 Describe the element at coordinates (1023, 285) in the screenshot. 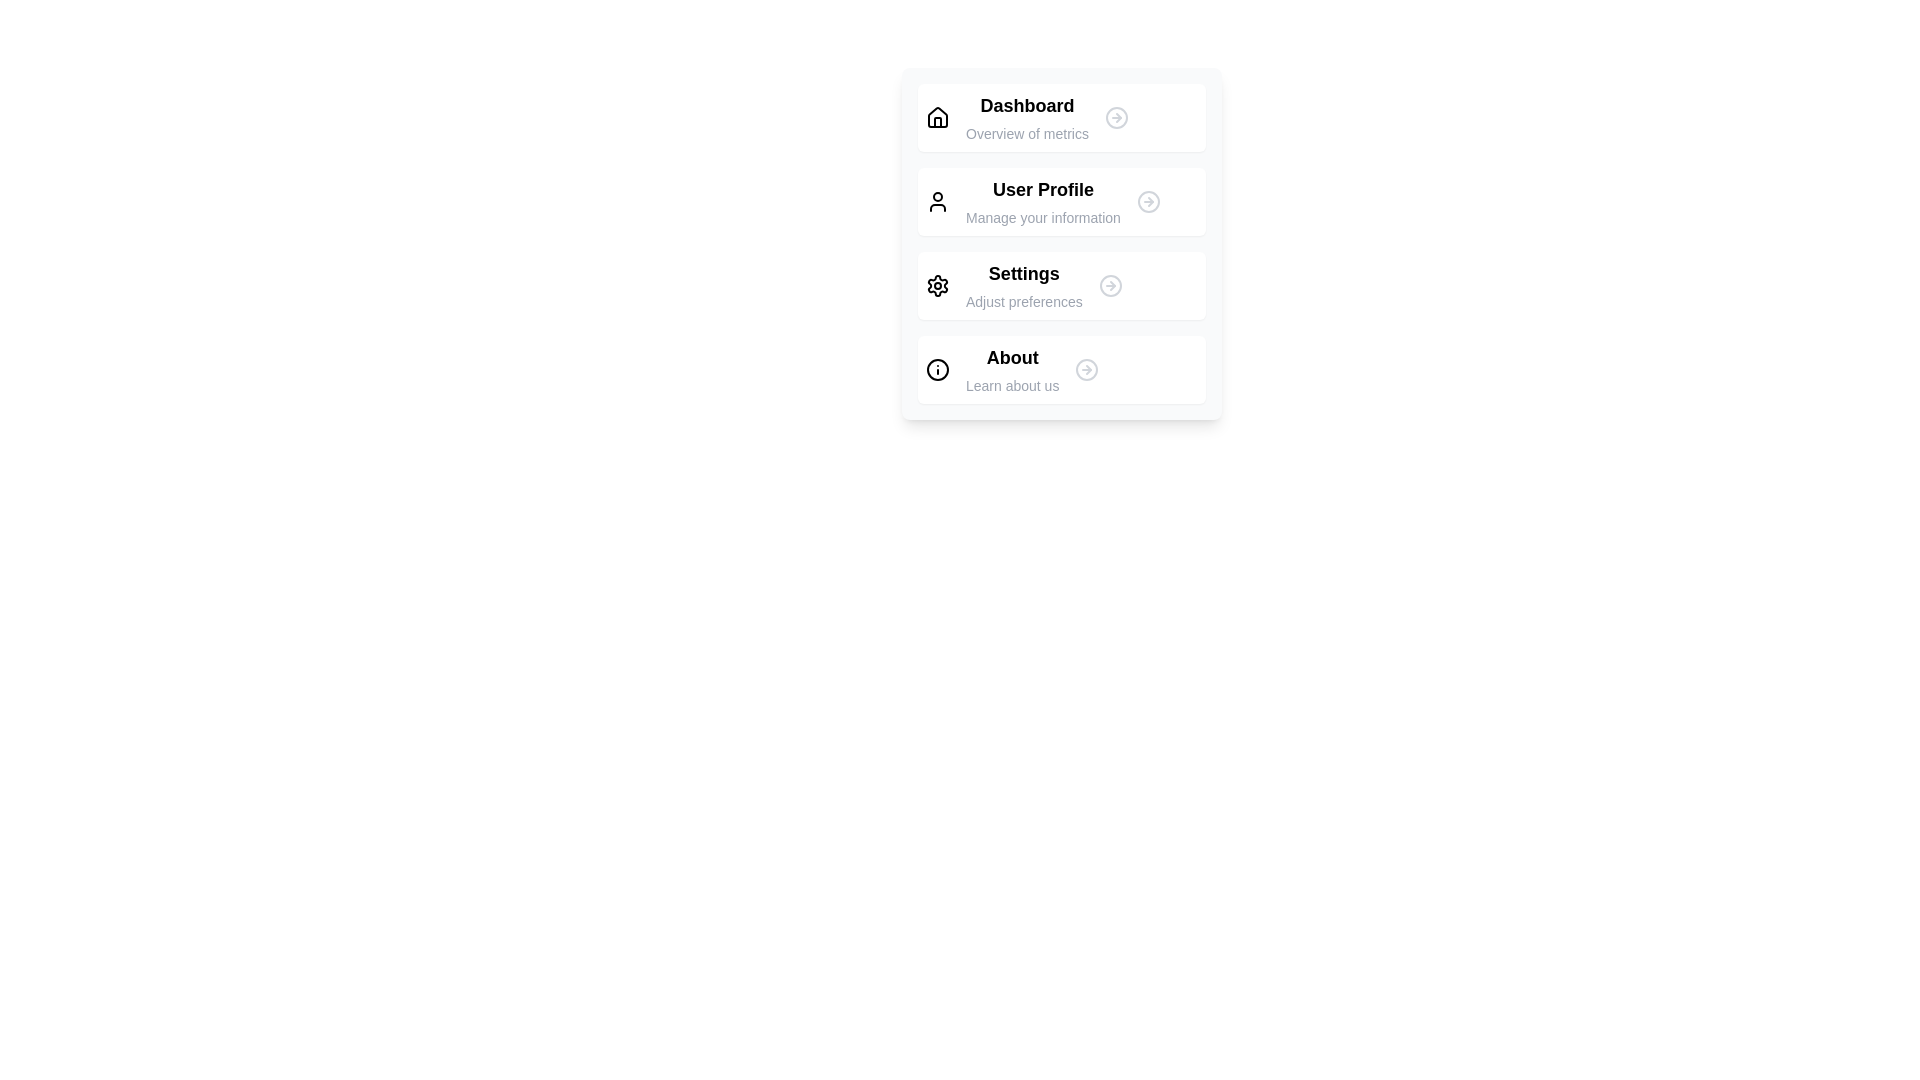

I see `the 'Settings' menu option, which is the third item in a vertical stack of menu entries, located below 'User Profile' and above 'About'` at that location.